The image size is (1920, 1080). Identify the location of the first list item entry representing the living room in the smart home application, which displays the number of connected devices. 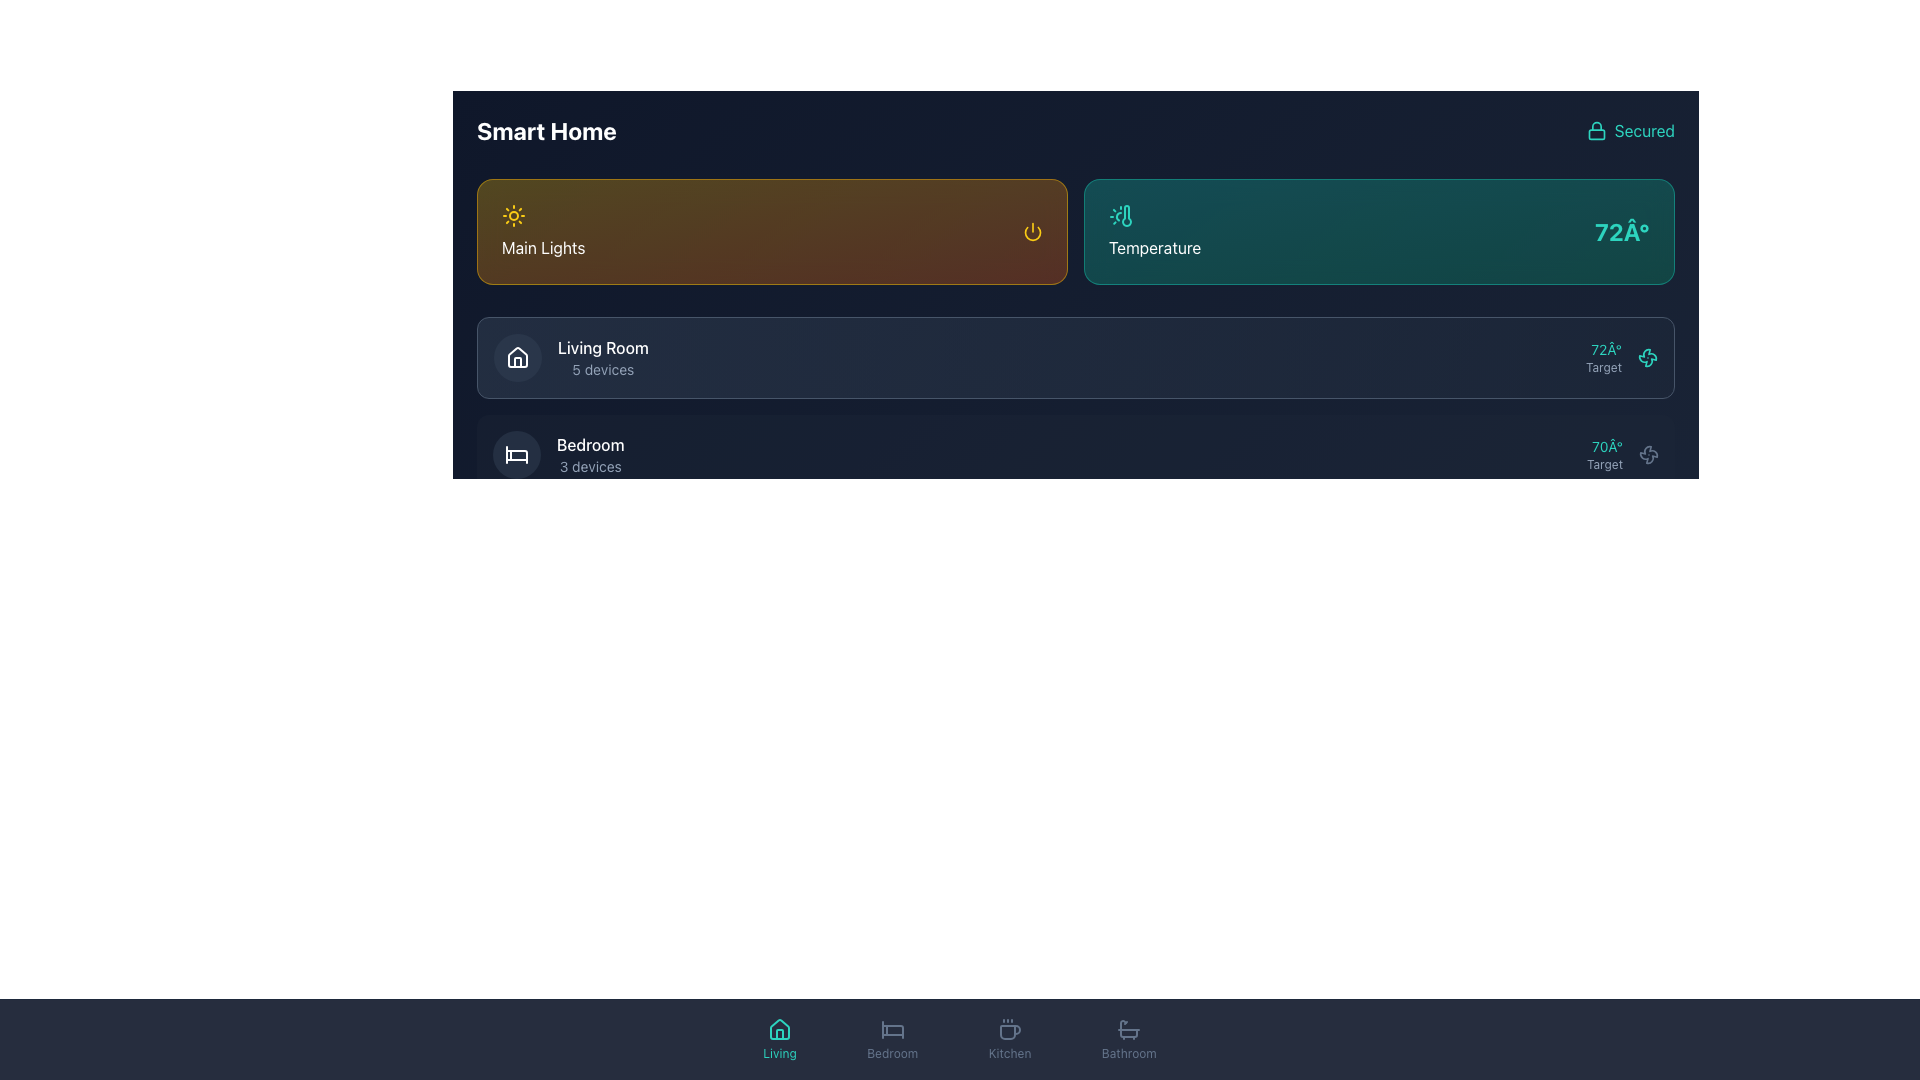
(570, 357).